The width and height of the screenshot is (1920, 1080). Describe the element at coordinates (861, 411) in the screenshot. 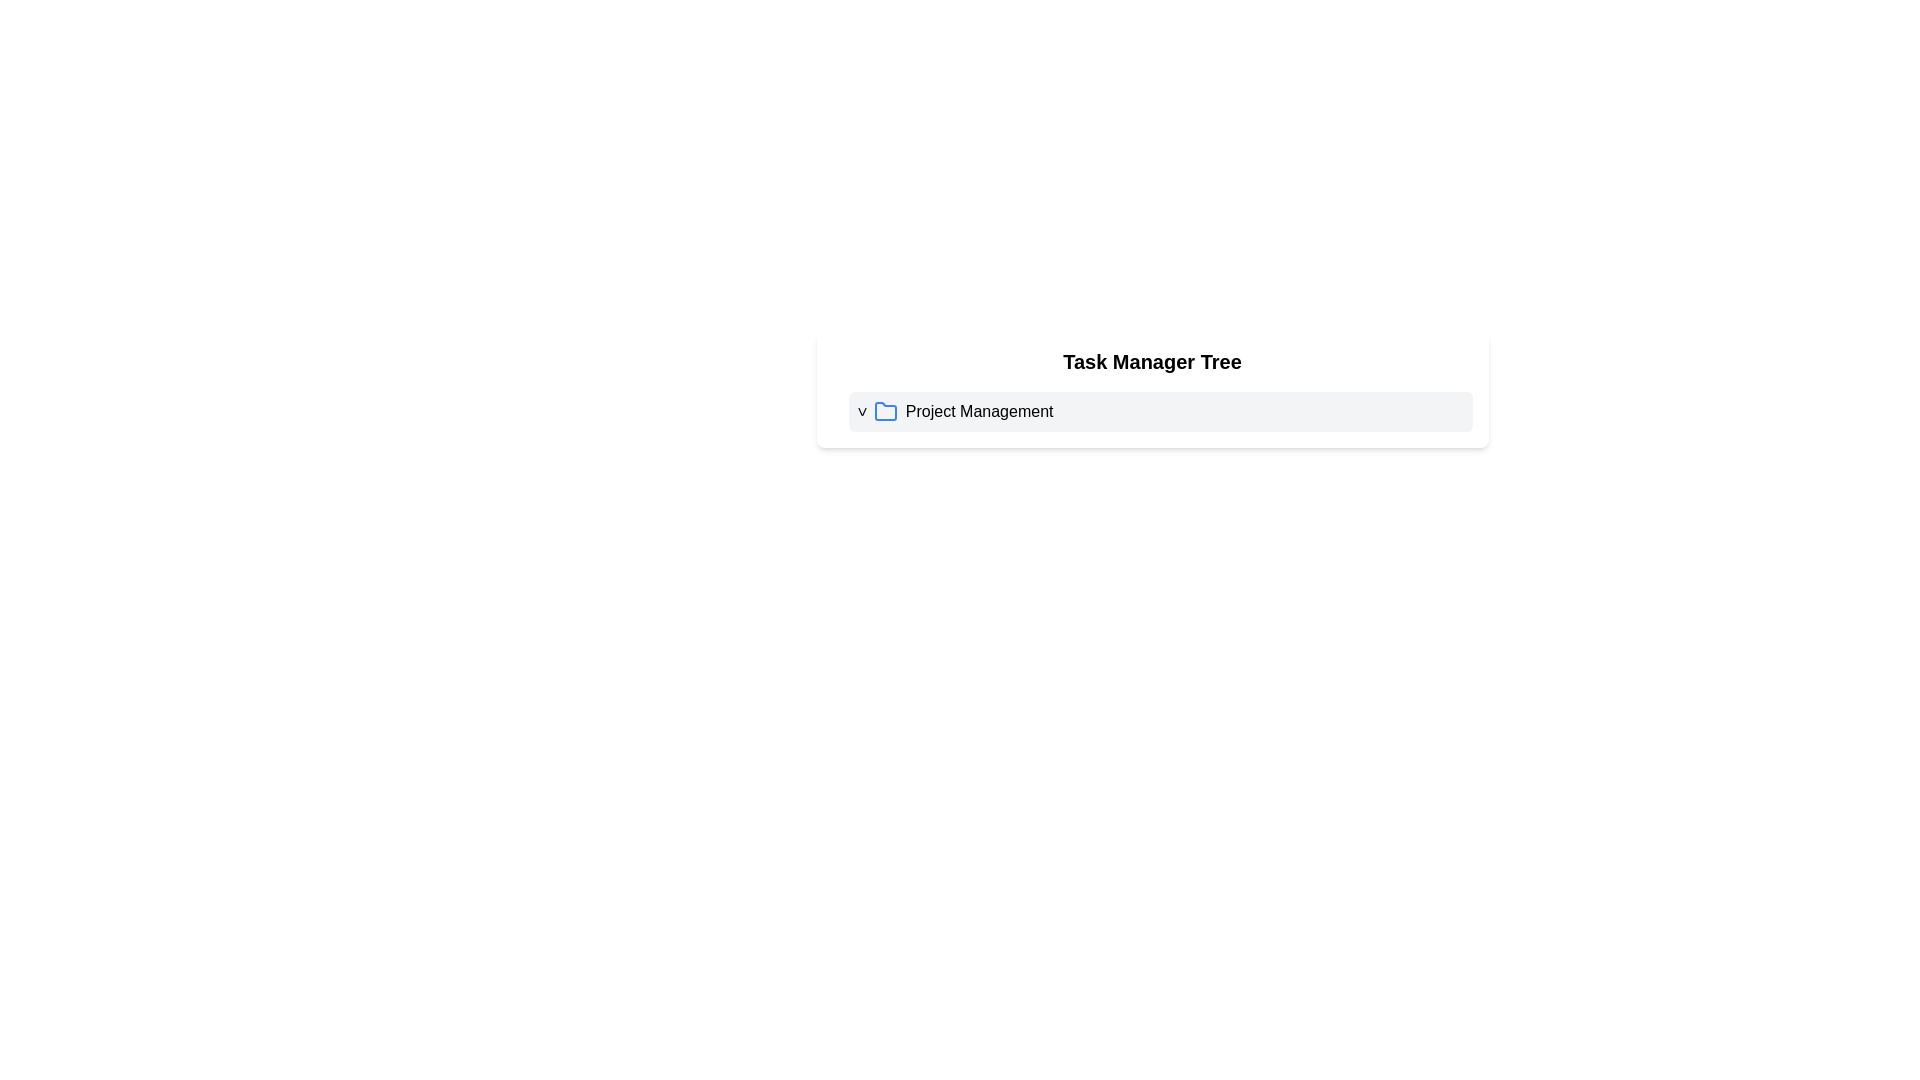

I see `the small black triangular arrow icon on the leftmost side of the horizontal layout` at that location.